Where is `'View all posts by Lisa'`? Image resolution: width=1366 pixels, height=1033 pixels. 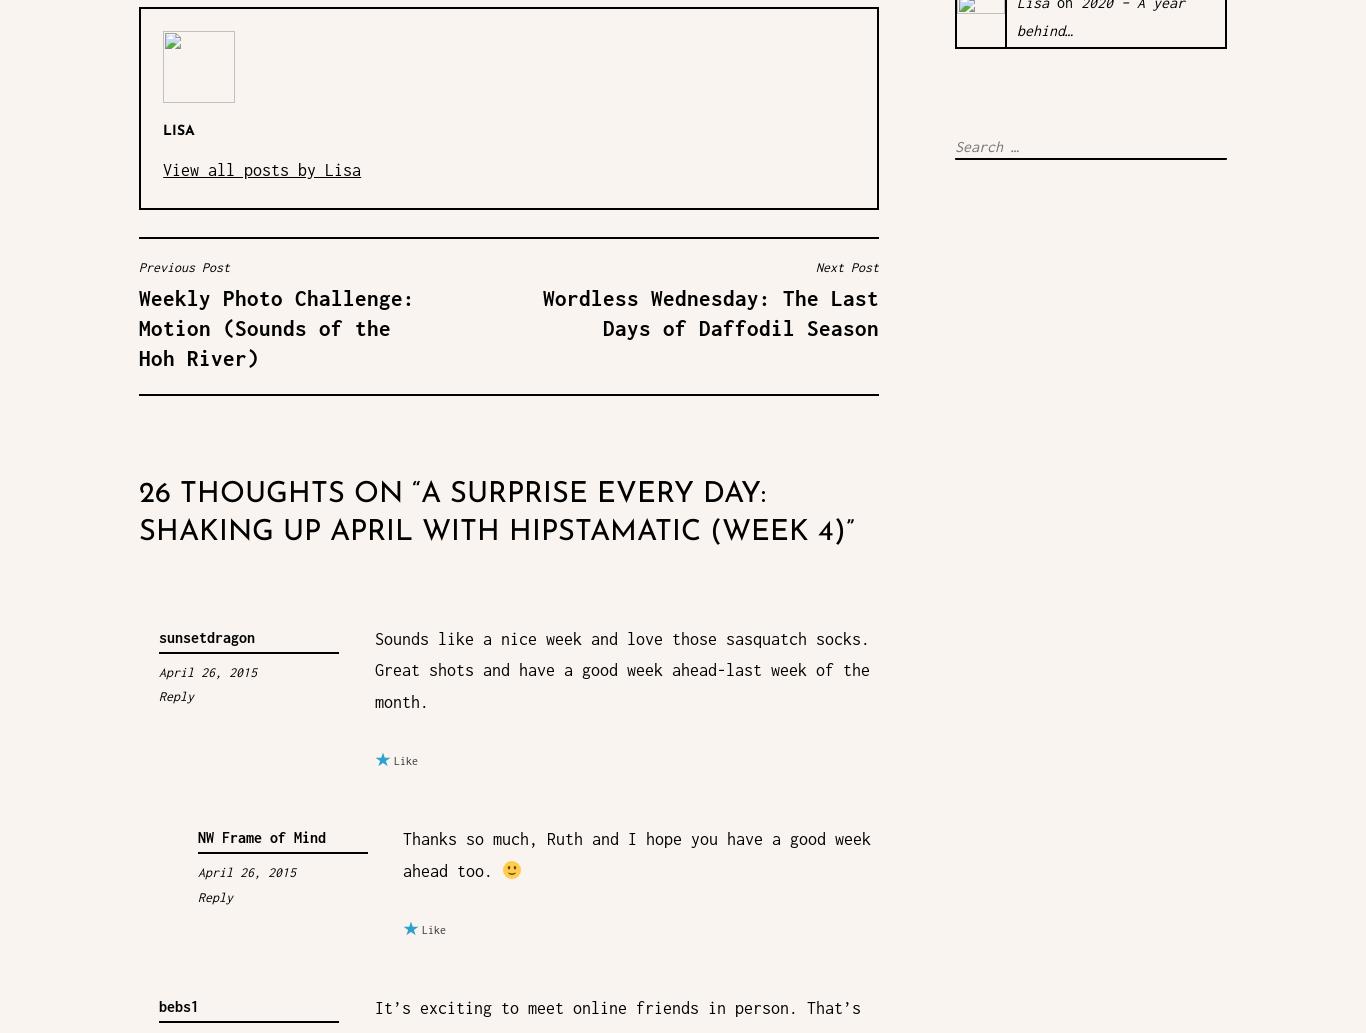 'View all posts by Lisa' is located at coordinates (261, 168).